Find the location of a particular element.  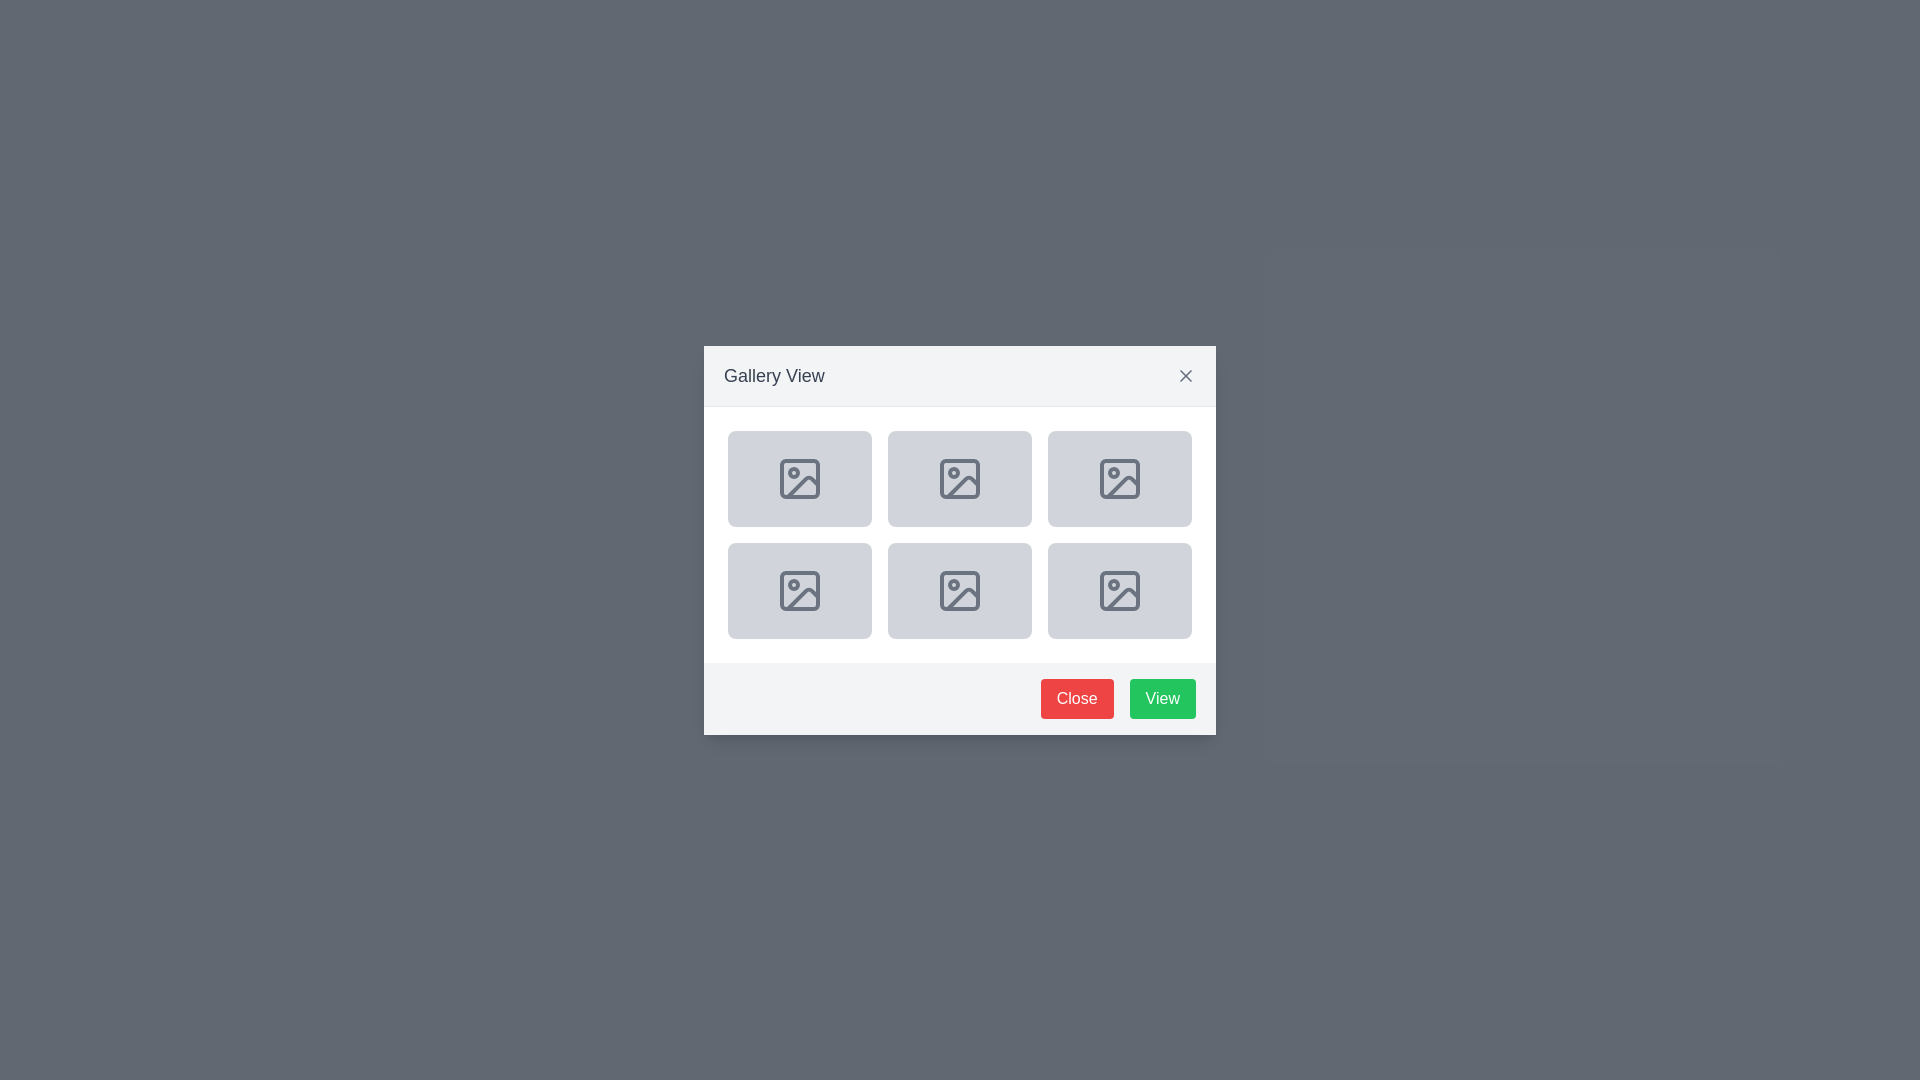

the Icon placeholder, which is a rectangular box with rounded corners and a light gray background, containing a gray line drawing of a picture frame, located in the second column and third row of the grid in the 'Gallery View' modal is located at coordinates (960, 589).